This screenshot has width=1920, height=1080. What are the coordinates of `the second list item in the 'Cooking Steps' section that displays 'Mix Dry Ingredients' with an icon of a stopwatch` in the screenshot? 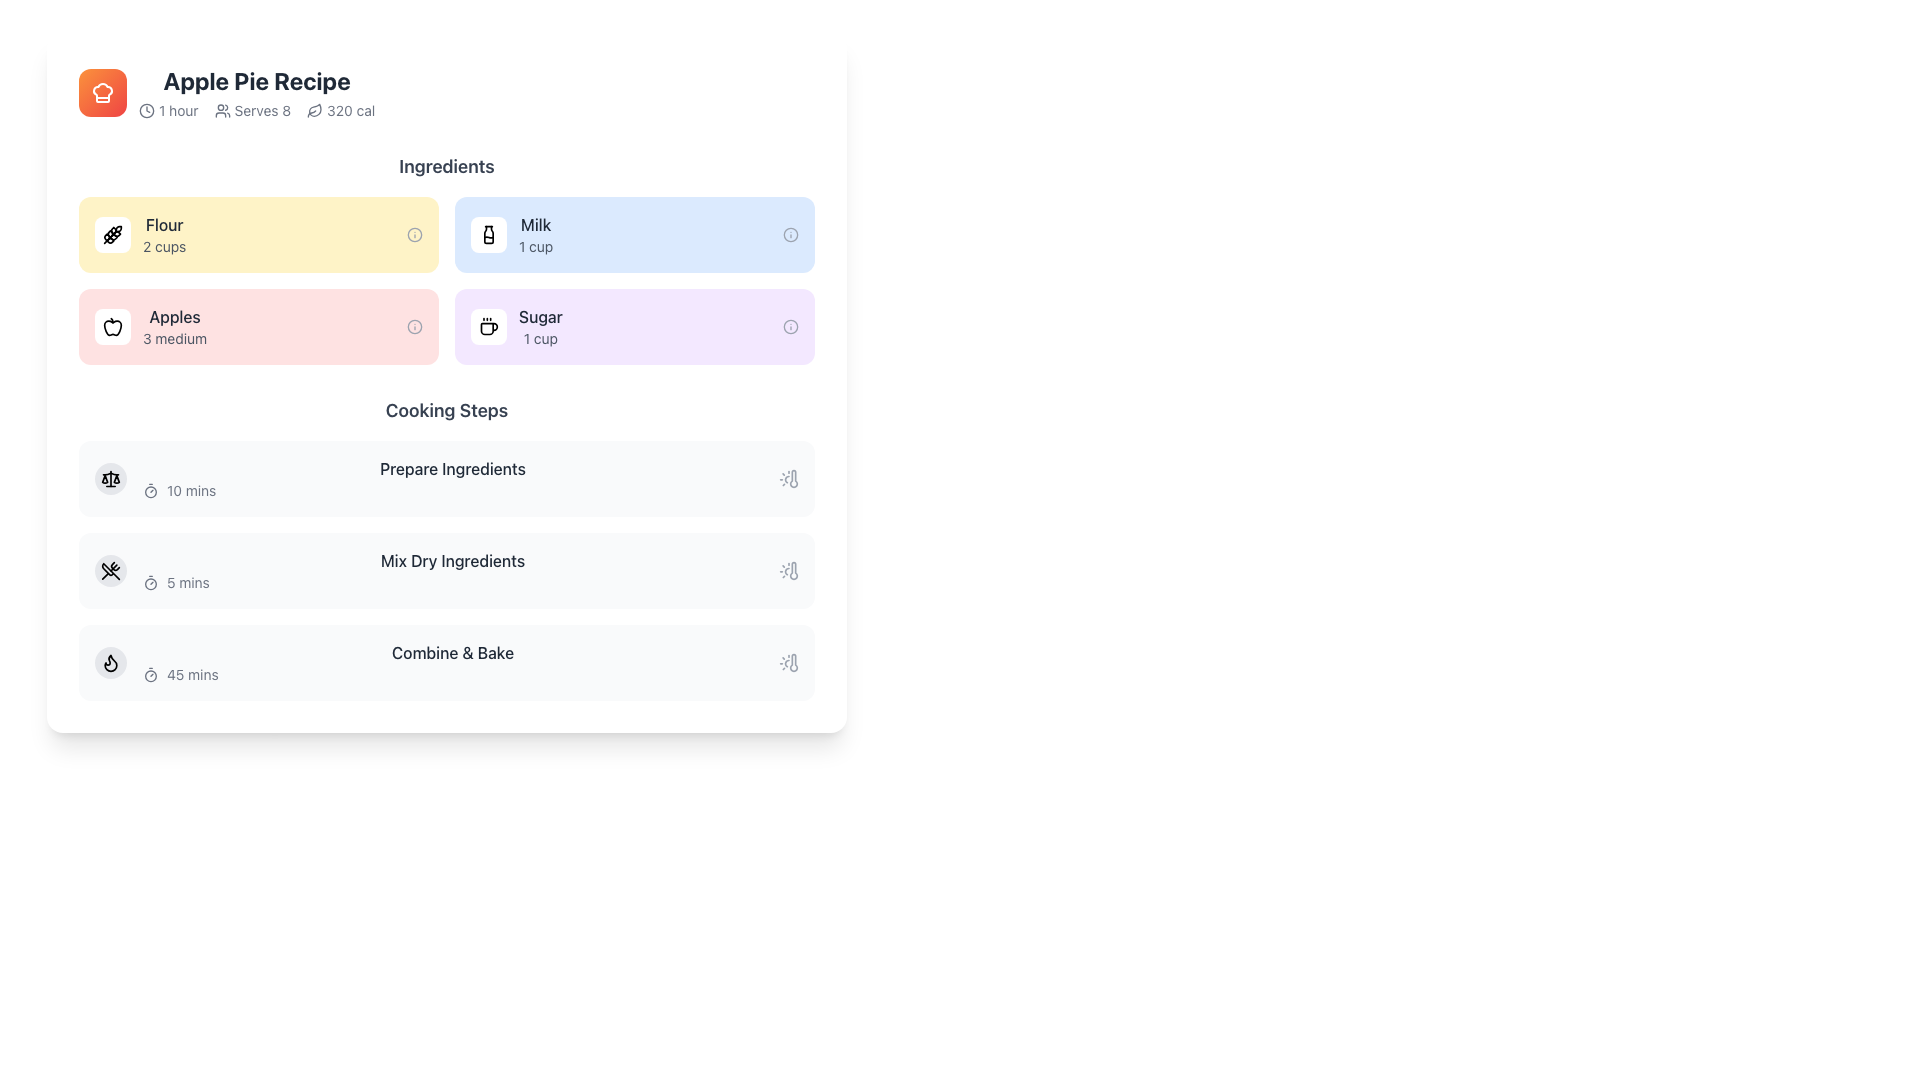 It's located at (451, 570).